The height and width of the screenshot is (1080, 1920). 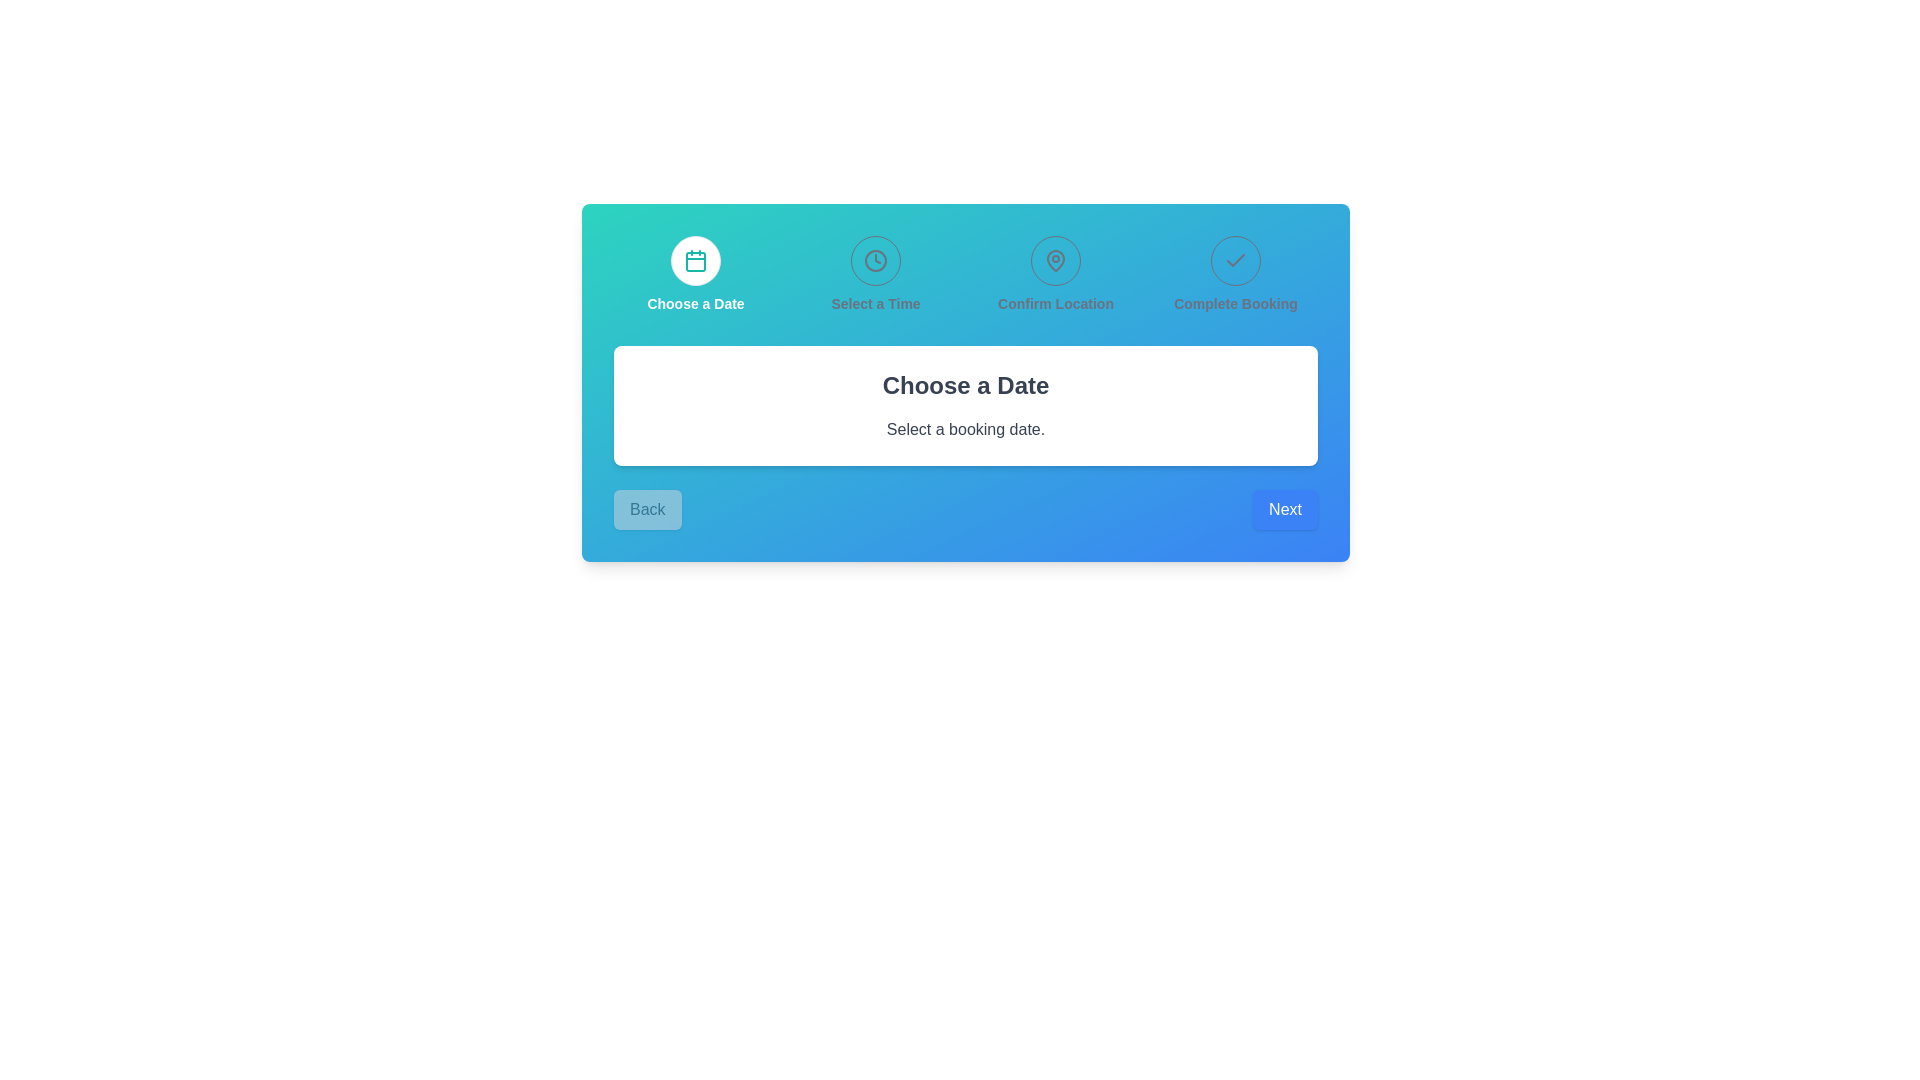 I want to click on the 'Complete Booking' text label, which is styled with a smaller font size and bold weight, located in the top-right section of the step navigation above the main content area, following 'Confirm Location', so click(x=1234, y=304).